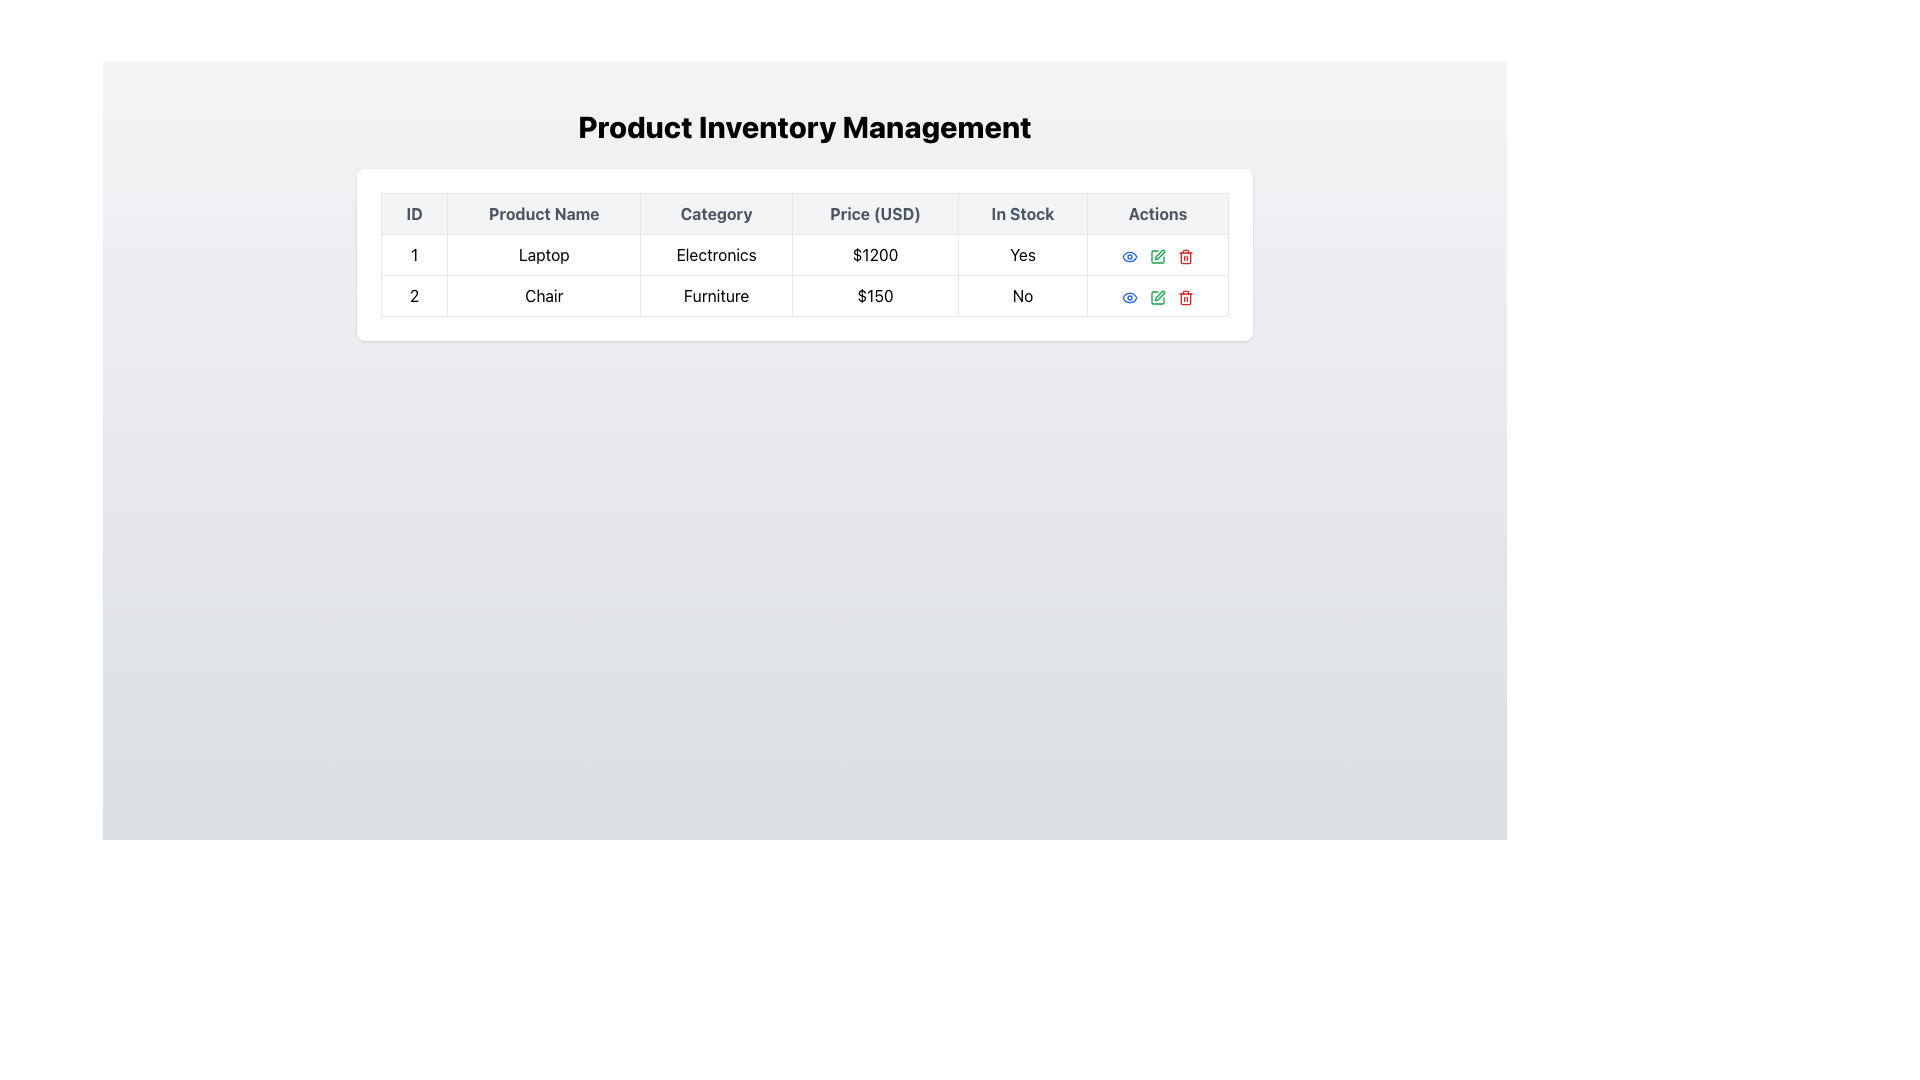 This screenshot has height=1080, width=1920. I want to click on the green edit icon button located in the 'Actions' column of the second row of the data table, so click(1157, 253).